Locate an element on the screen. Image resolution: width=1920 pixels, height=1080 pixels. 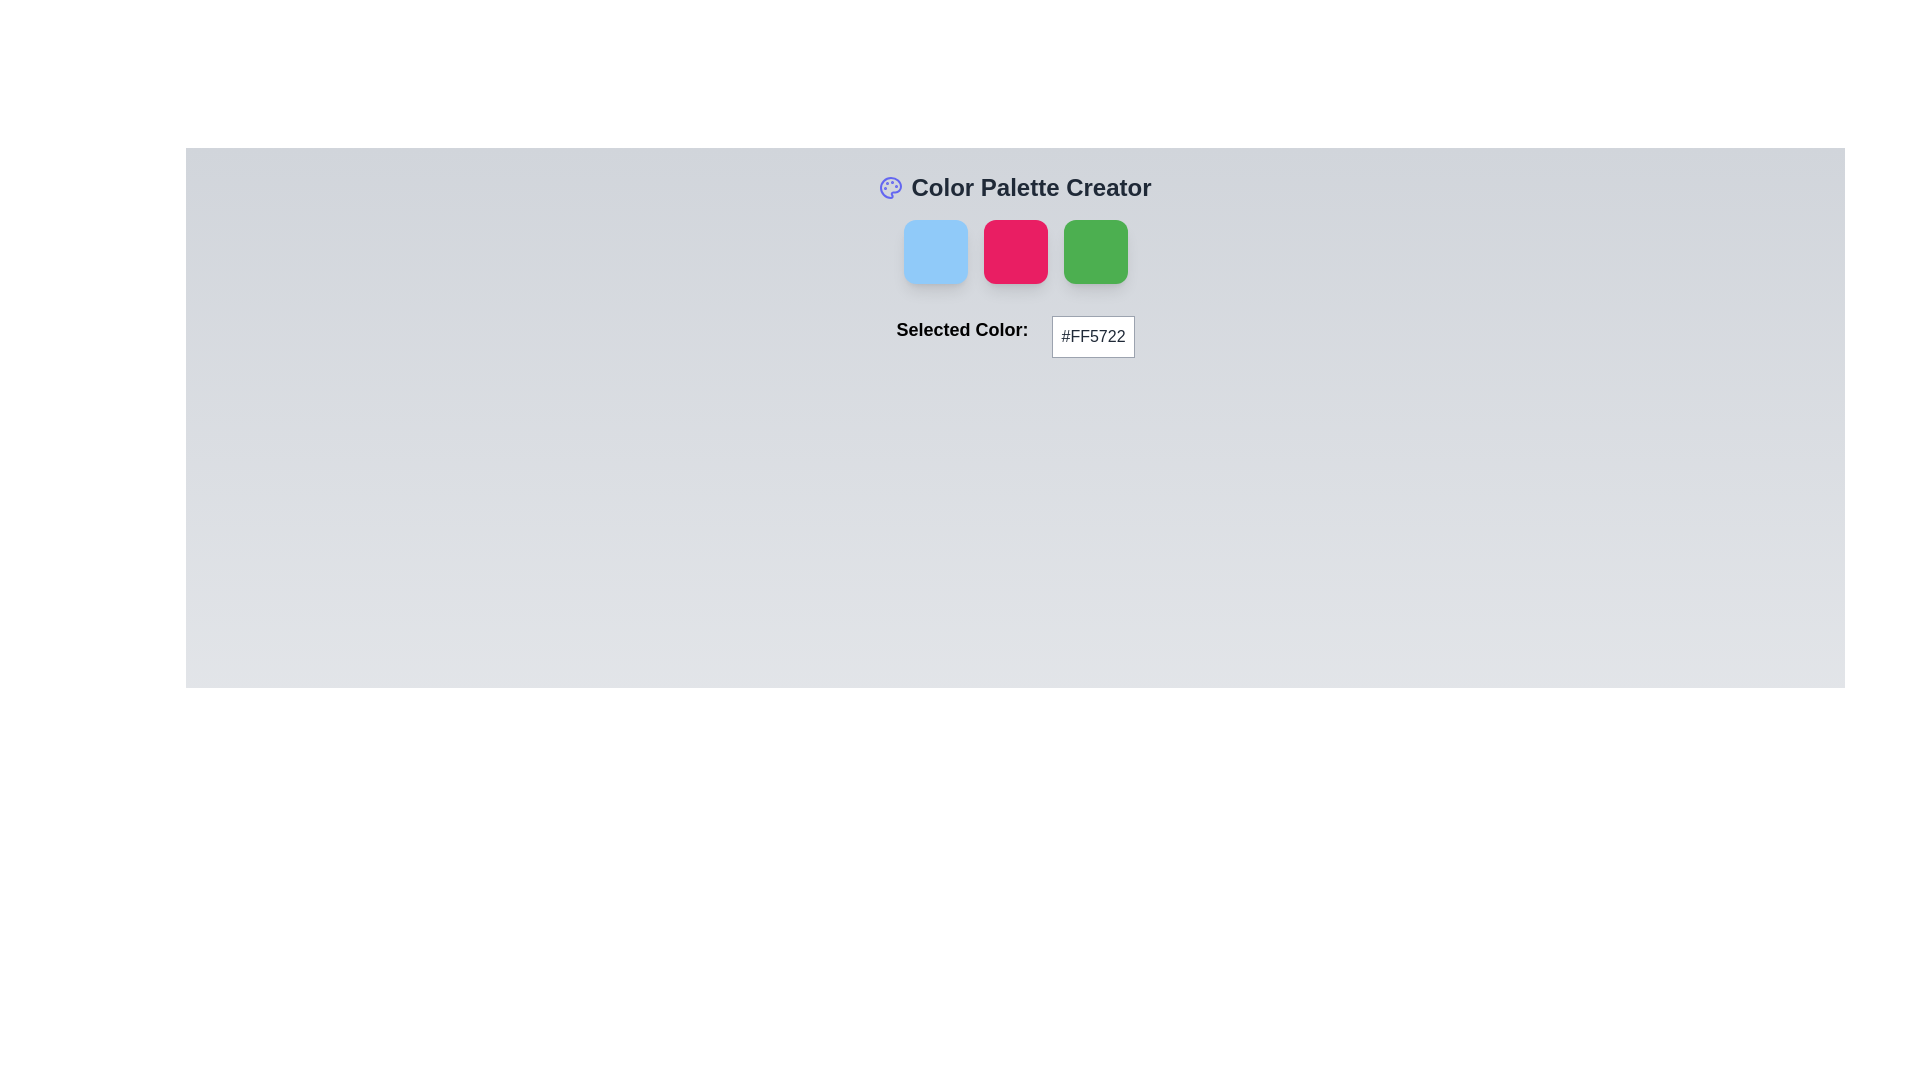
the middle square button in the color palette is located at coordinates (1015, 250).